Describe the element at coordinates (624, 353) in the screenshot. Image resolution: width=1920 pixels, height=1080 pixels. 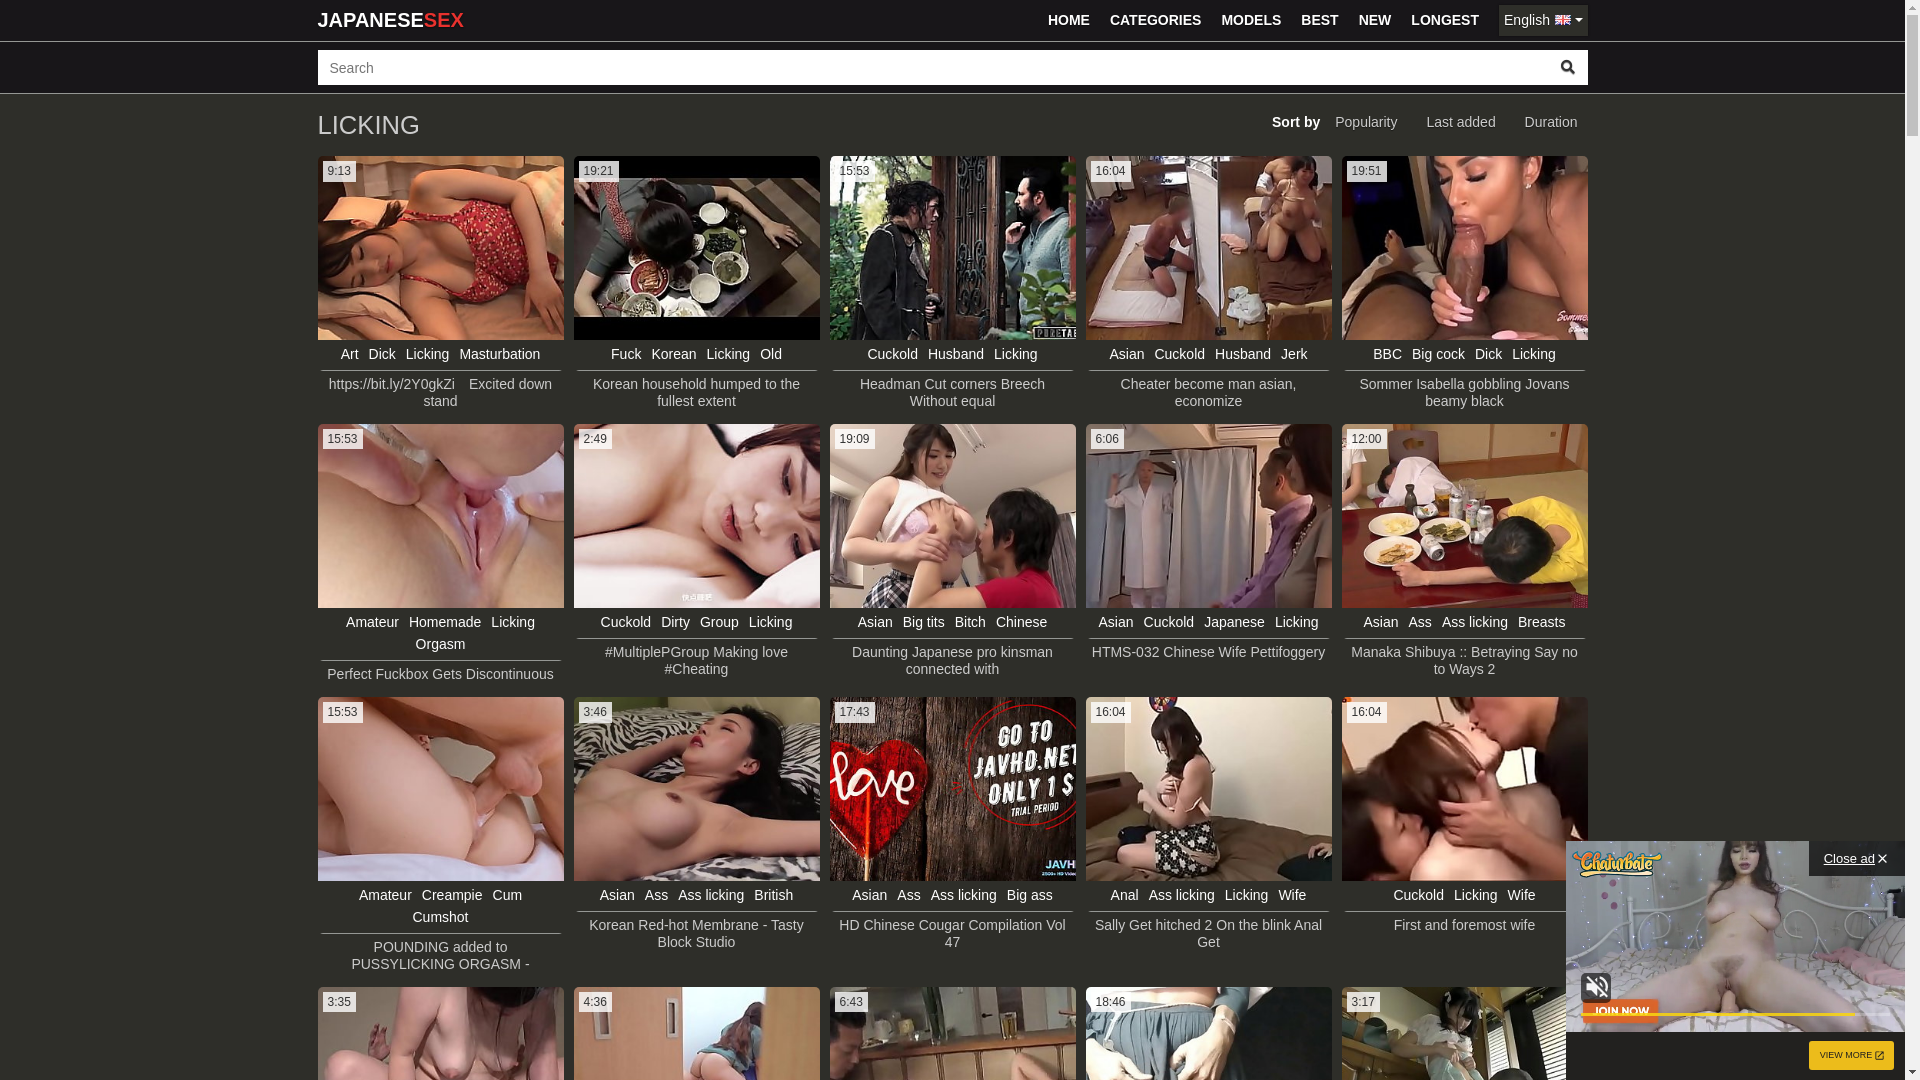
I see `'Fuck'` at that location.